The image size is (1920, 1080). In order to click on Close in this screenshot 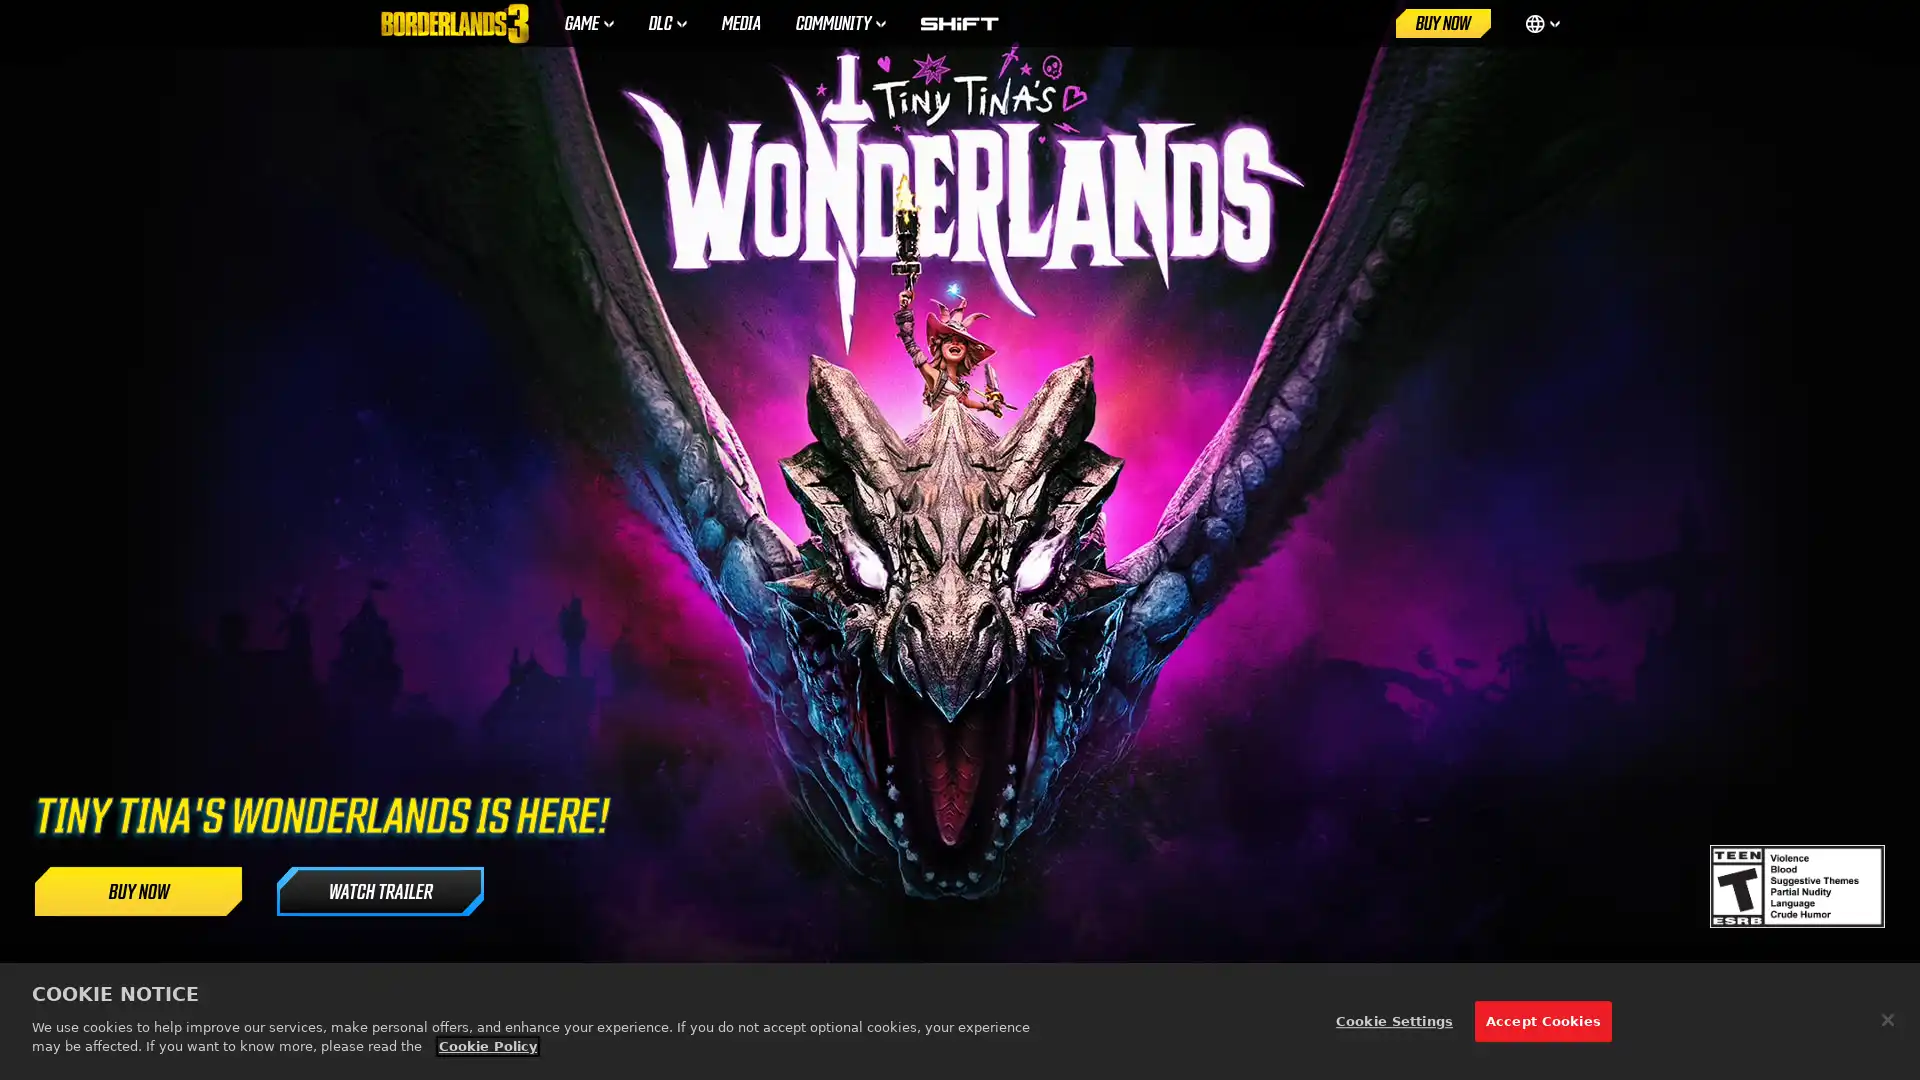, I will do `click(1886, 1018)`.